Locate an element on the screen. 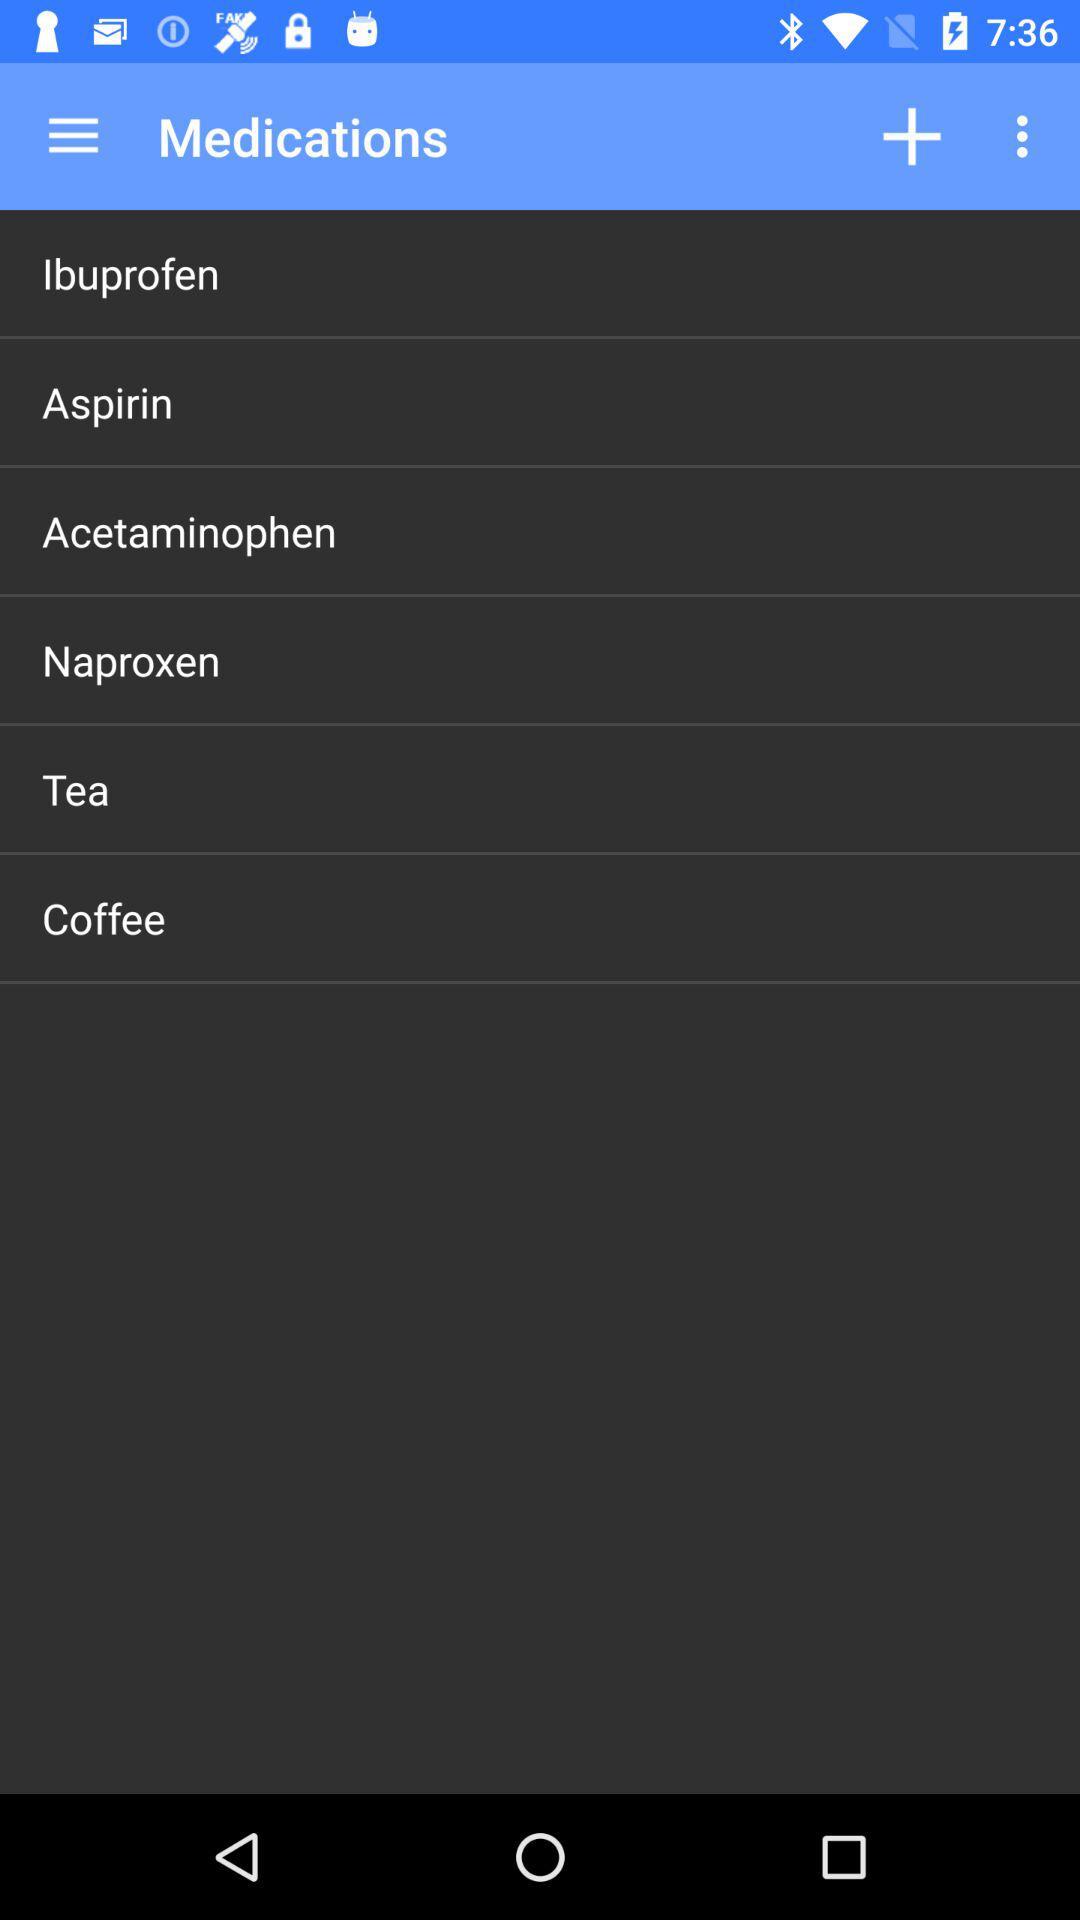 This screenshot has width=1080, height=1920. the app below the acetaminophen item is located at coordinates (131, 660).